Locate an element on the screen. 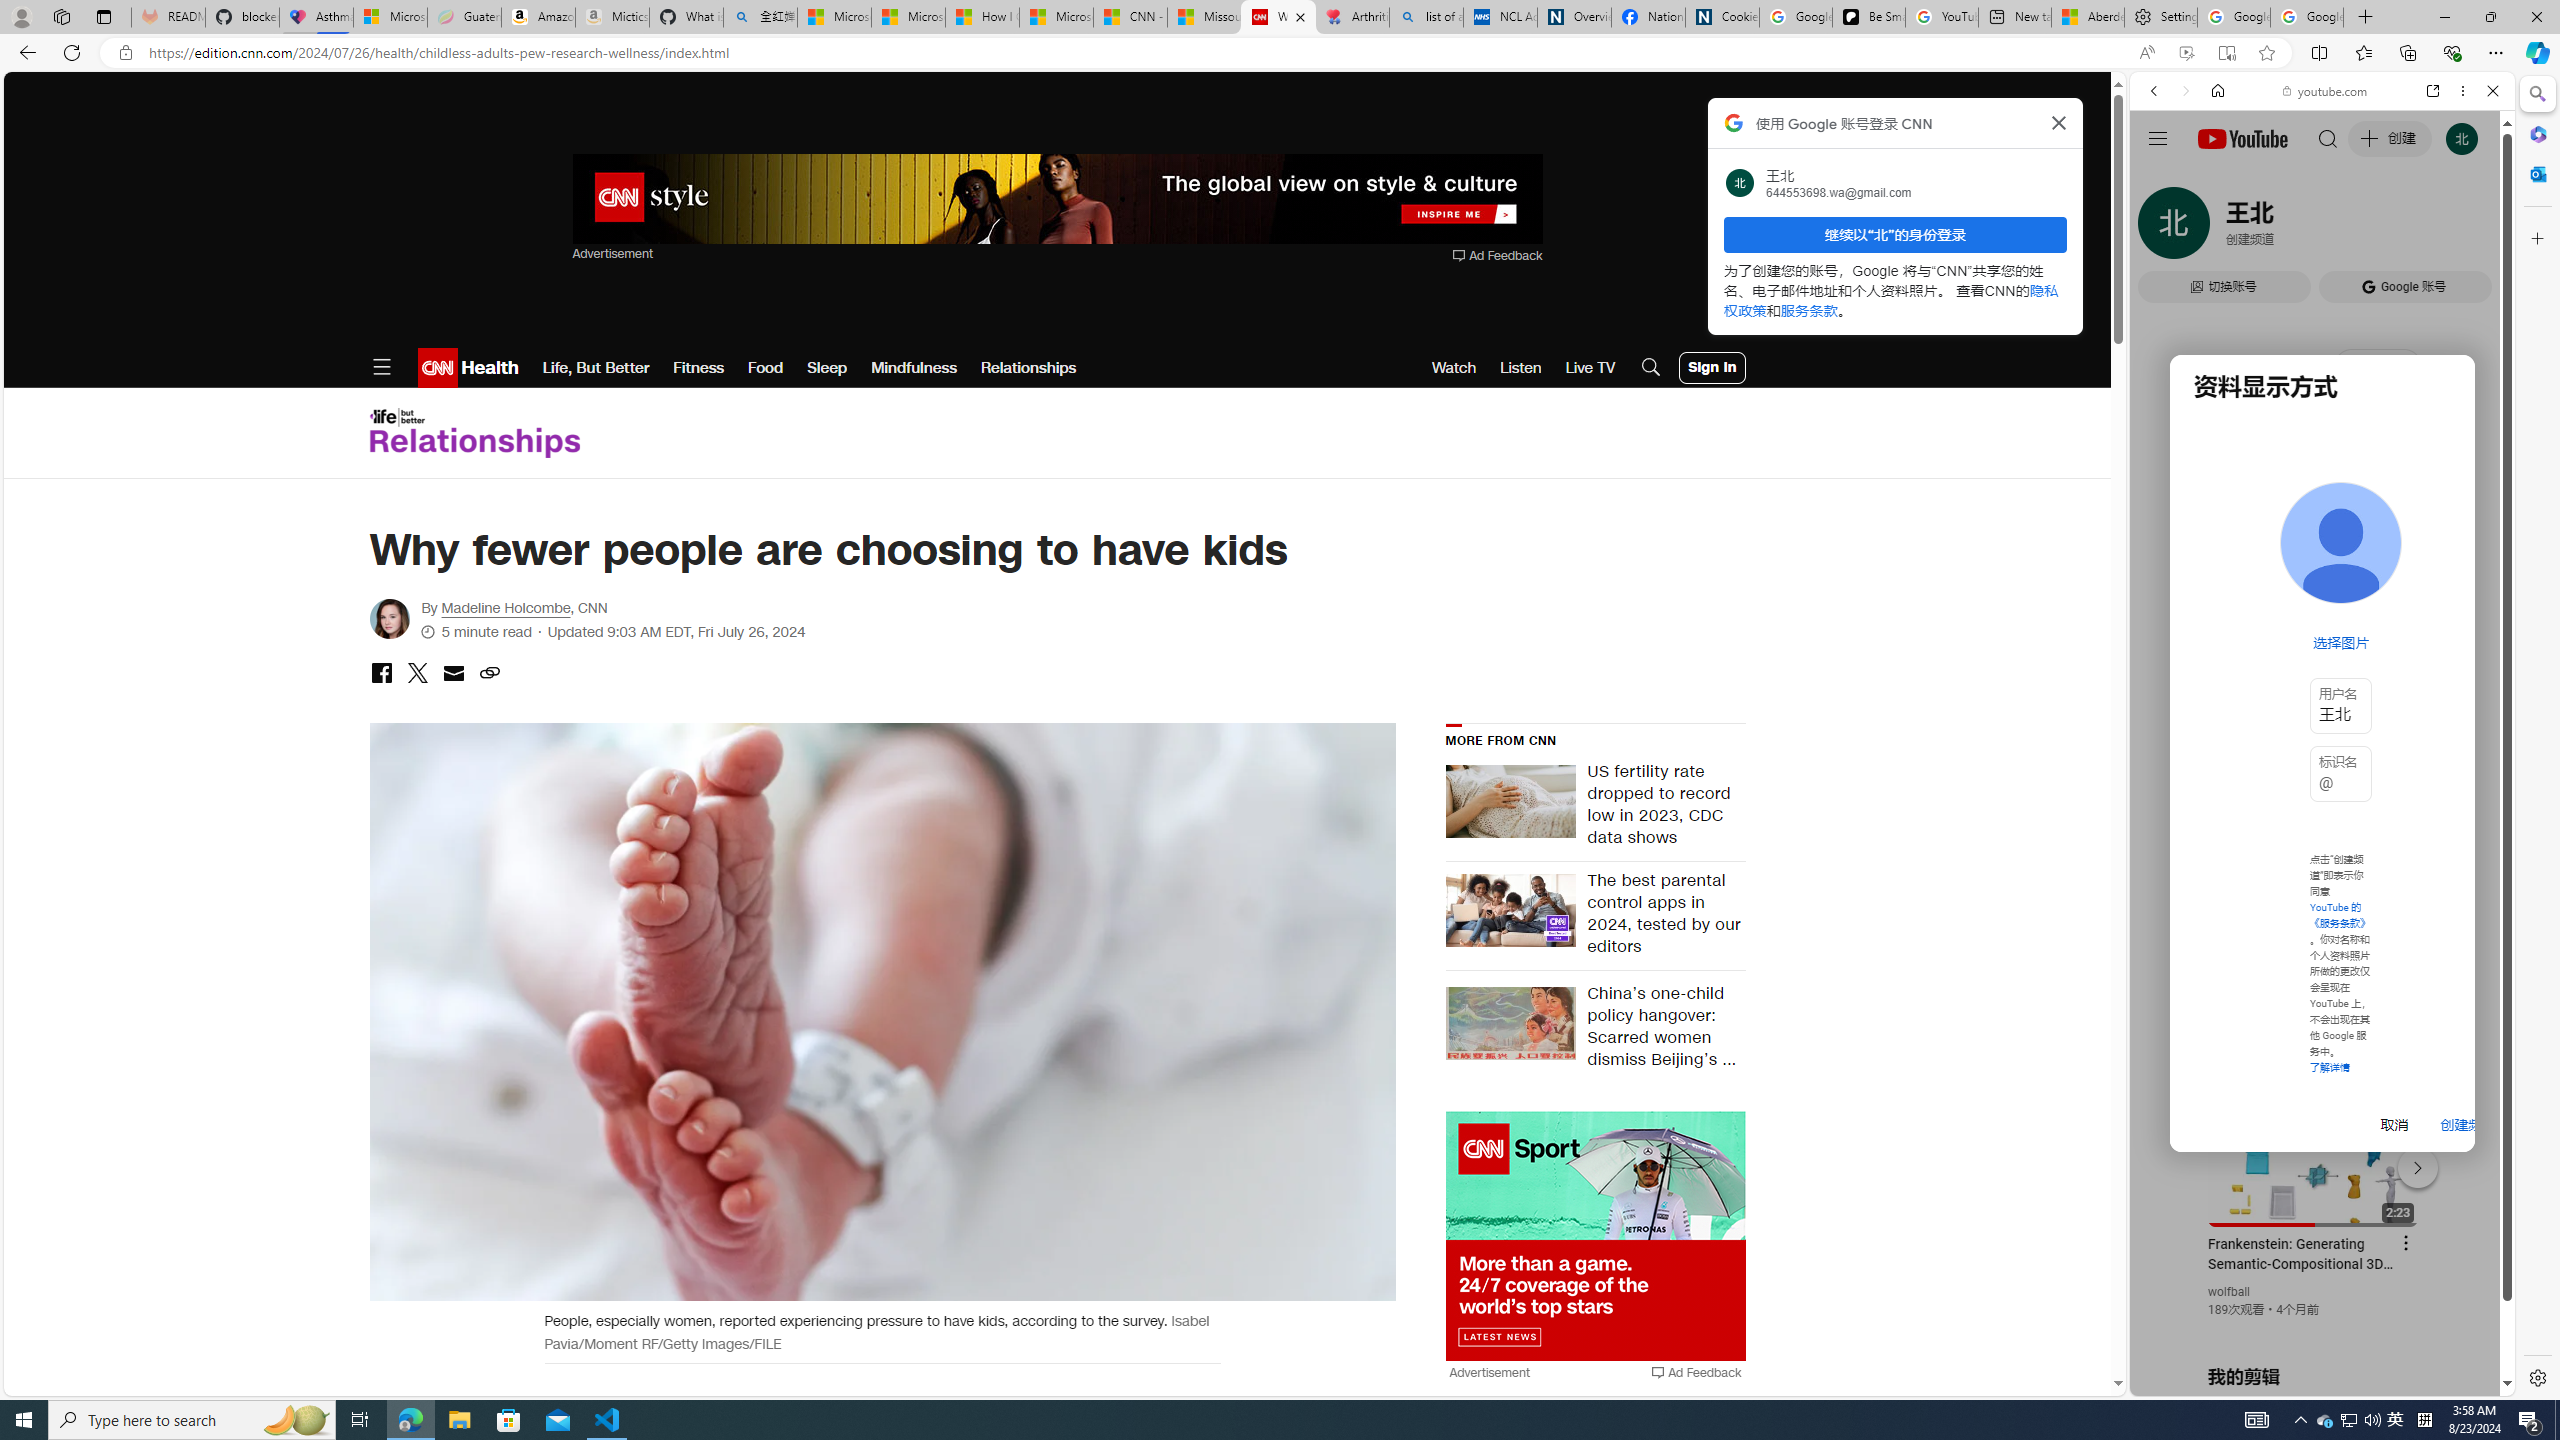 This screenshot has height=1440, width=2560. 'Live TV' is located at coordinates (1589, 367).